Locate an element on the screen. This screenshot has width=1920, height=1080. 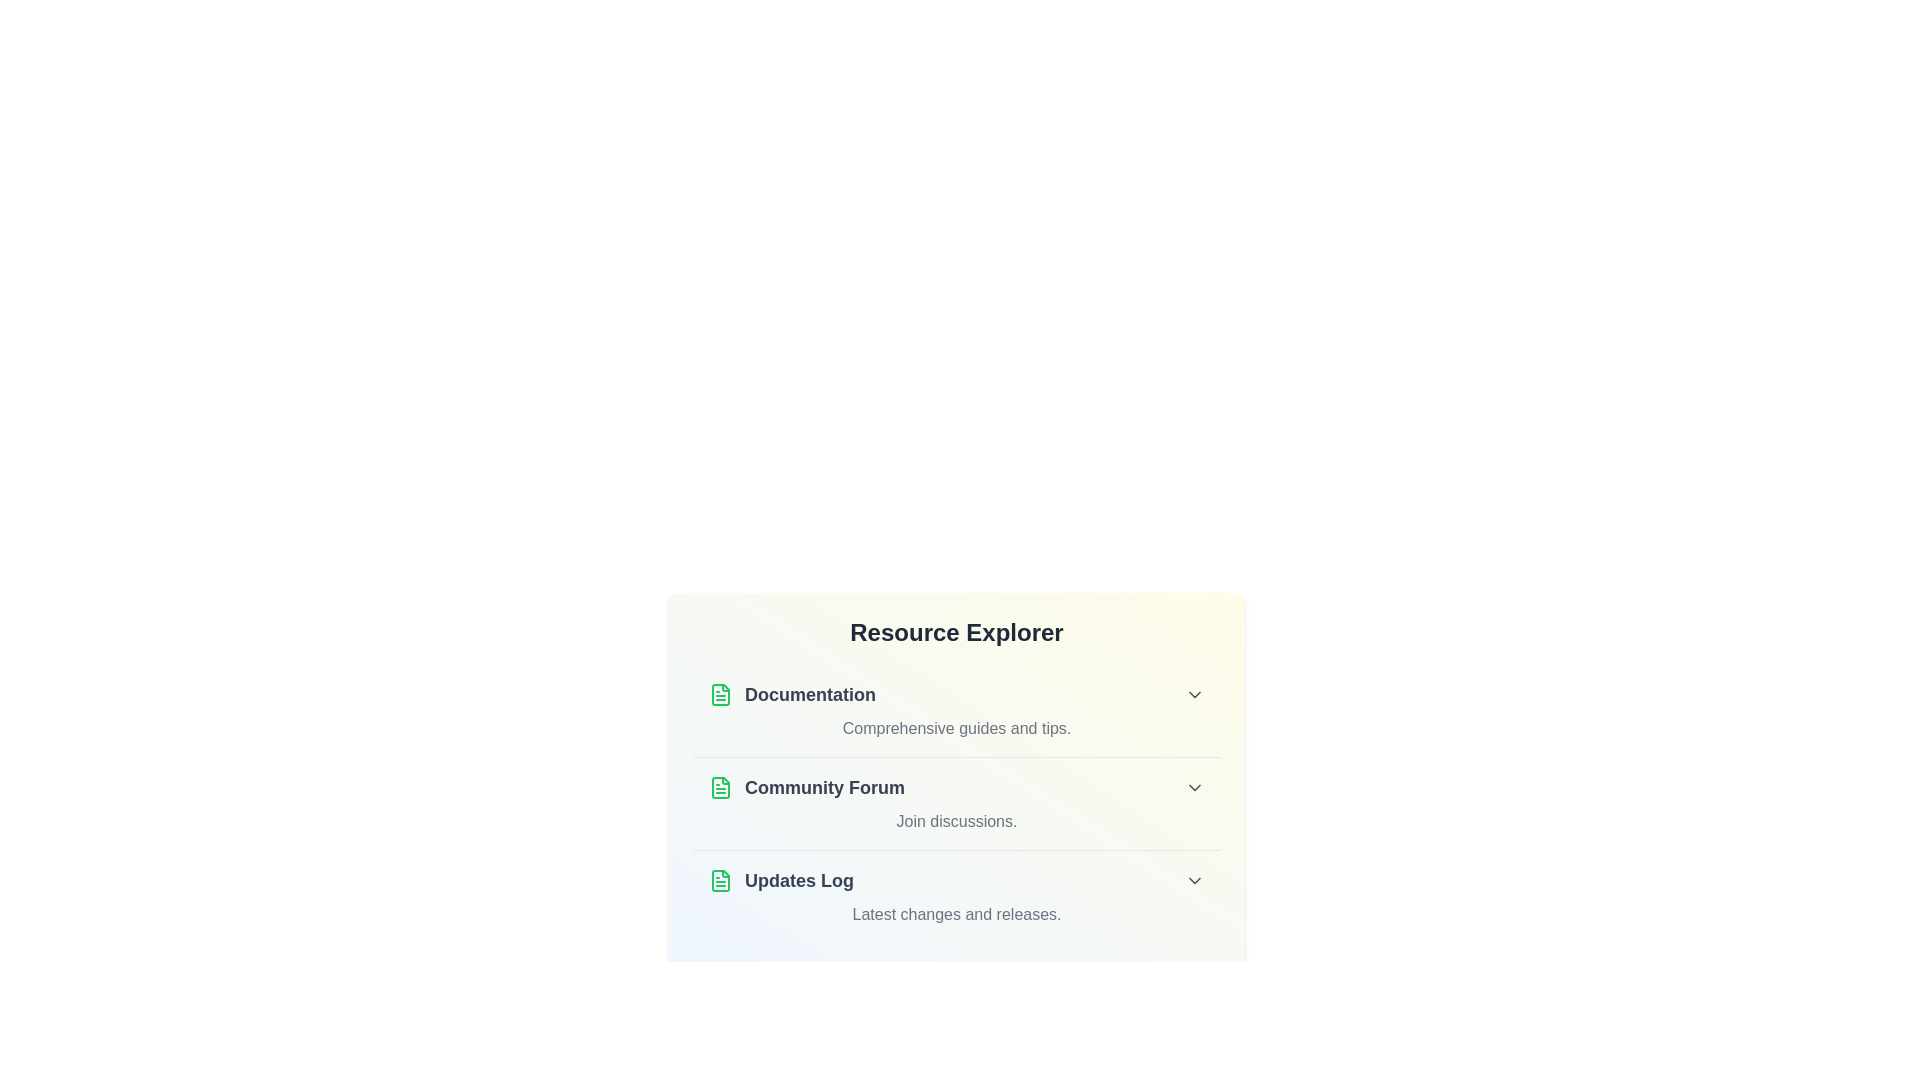
the title Documentation of the list item is located at coordinates (955, 693).